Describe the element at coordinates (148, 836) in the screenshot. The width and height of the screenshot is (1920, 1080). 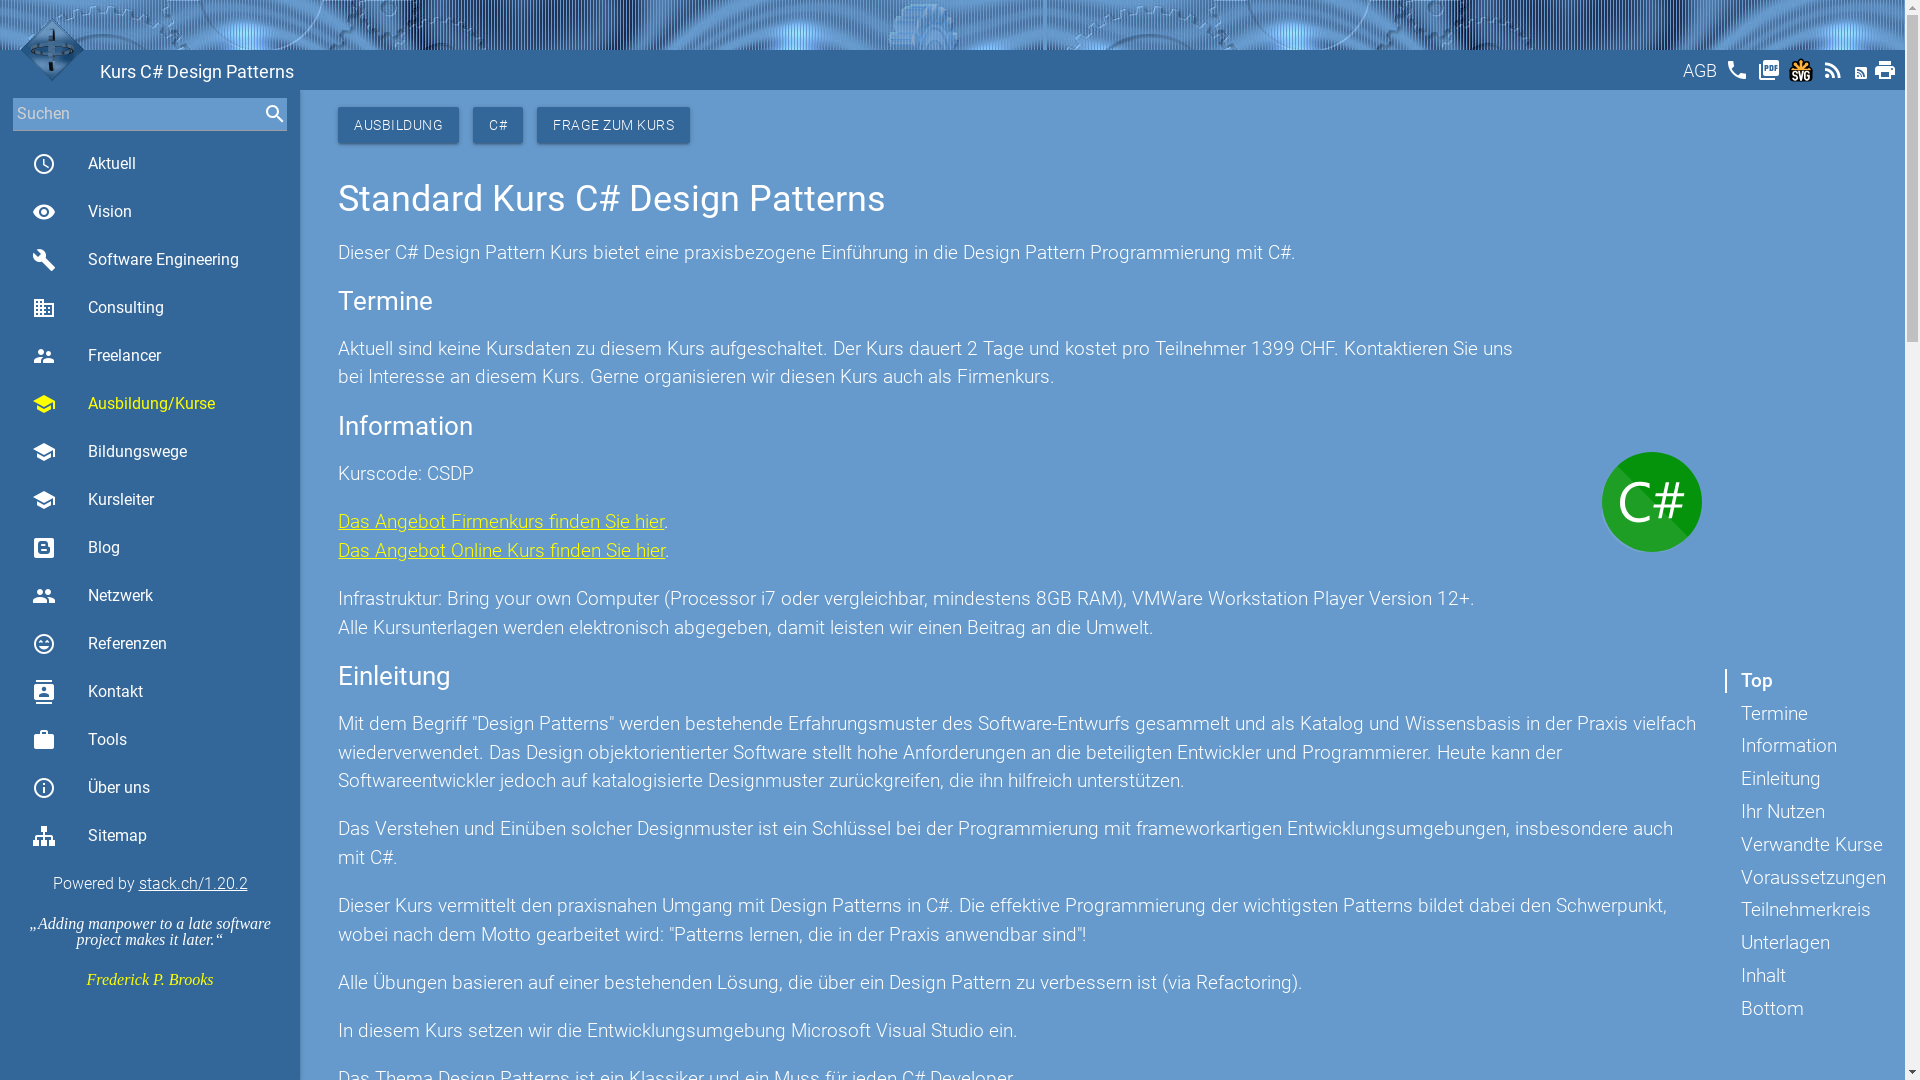
I see `'Sitemap'` at that location.